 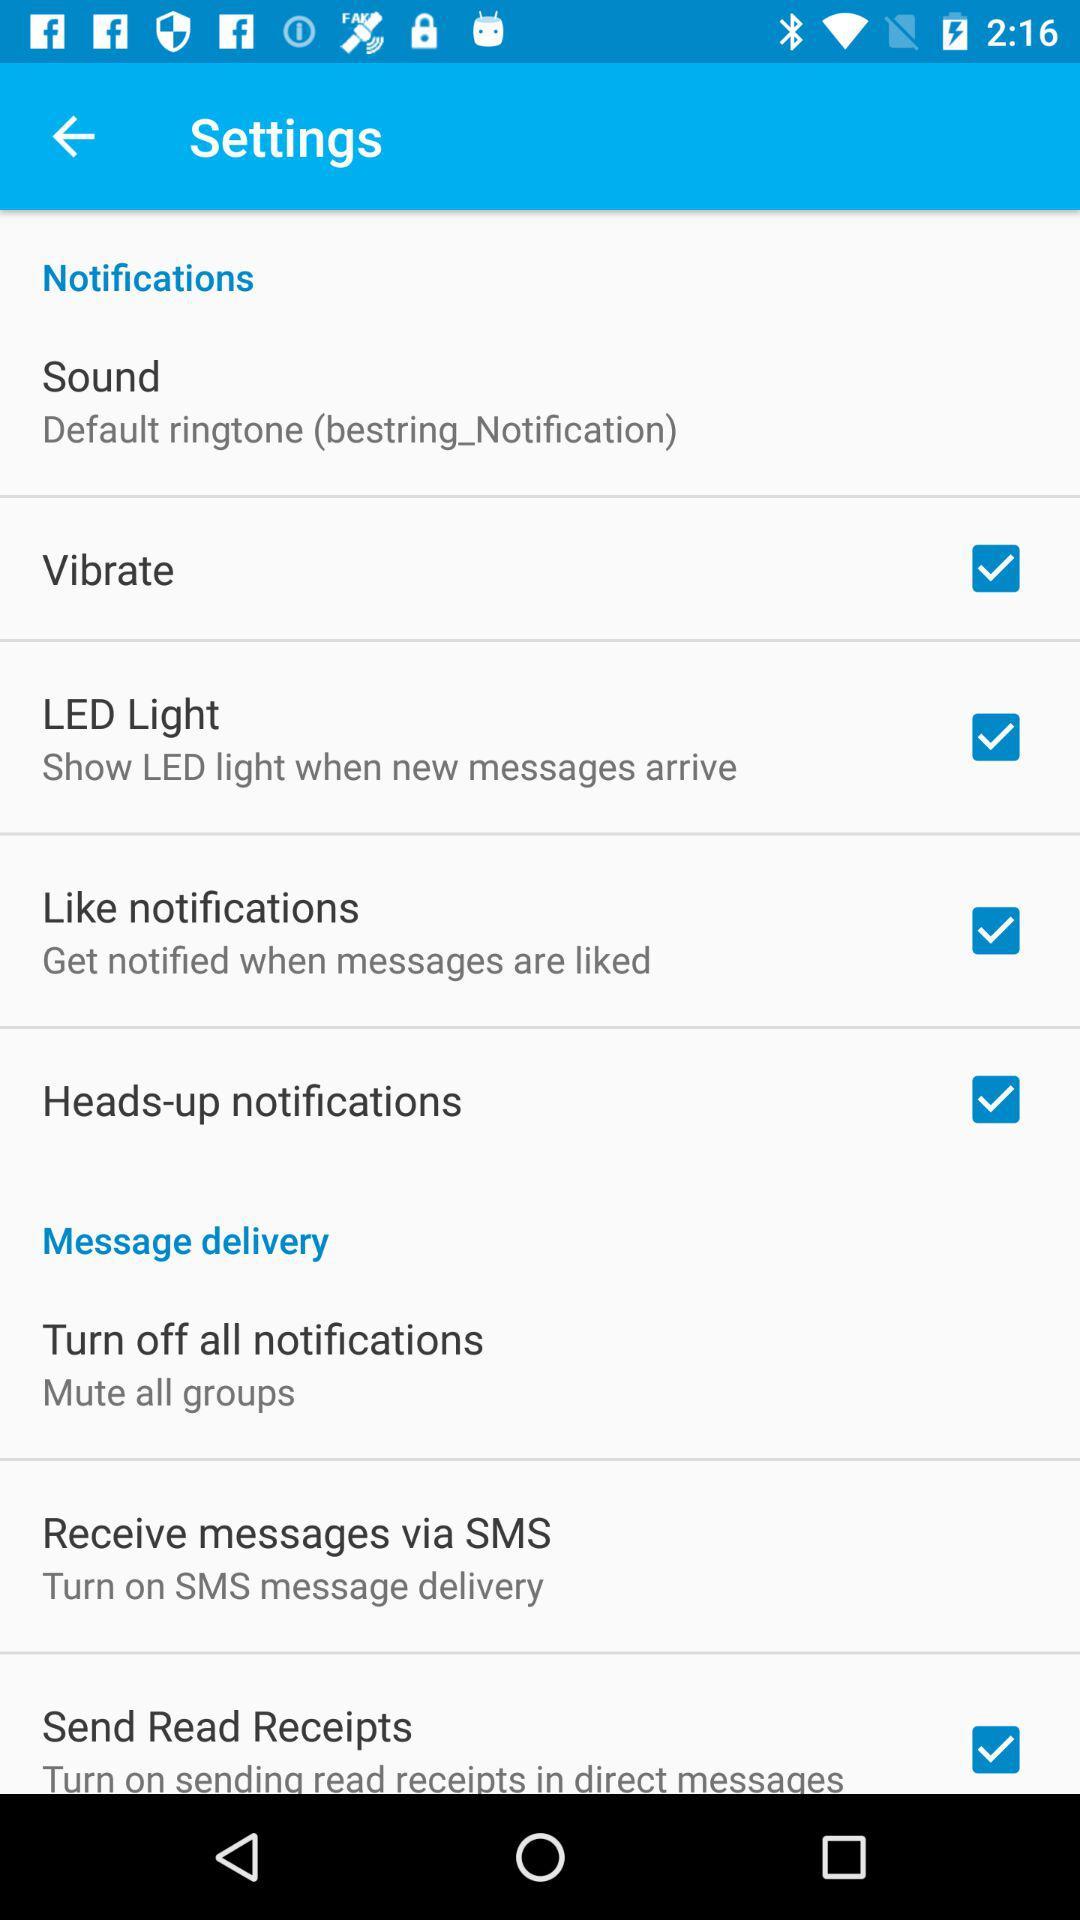 What do you see at coordinates (167, 1390) in the screenshot?
I see `the mute all groups item` at bounding box center [167, 1390].